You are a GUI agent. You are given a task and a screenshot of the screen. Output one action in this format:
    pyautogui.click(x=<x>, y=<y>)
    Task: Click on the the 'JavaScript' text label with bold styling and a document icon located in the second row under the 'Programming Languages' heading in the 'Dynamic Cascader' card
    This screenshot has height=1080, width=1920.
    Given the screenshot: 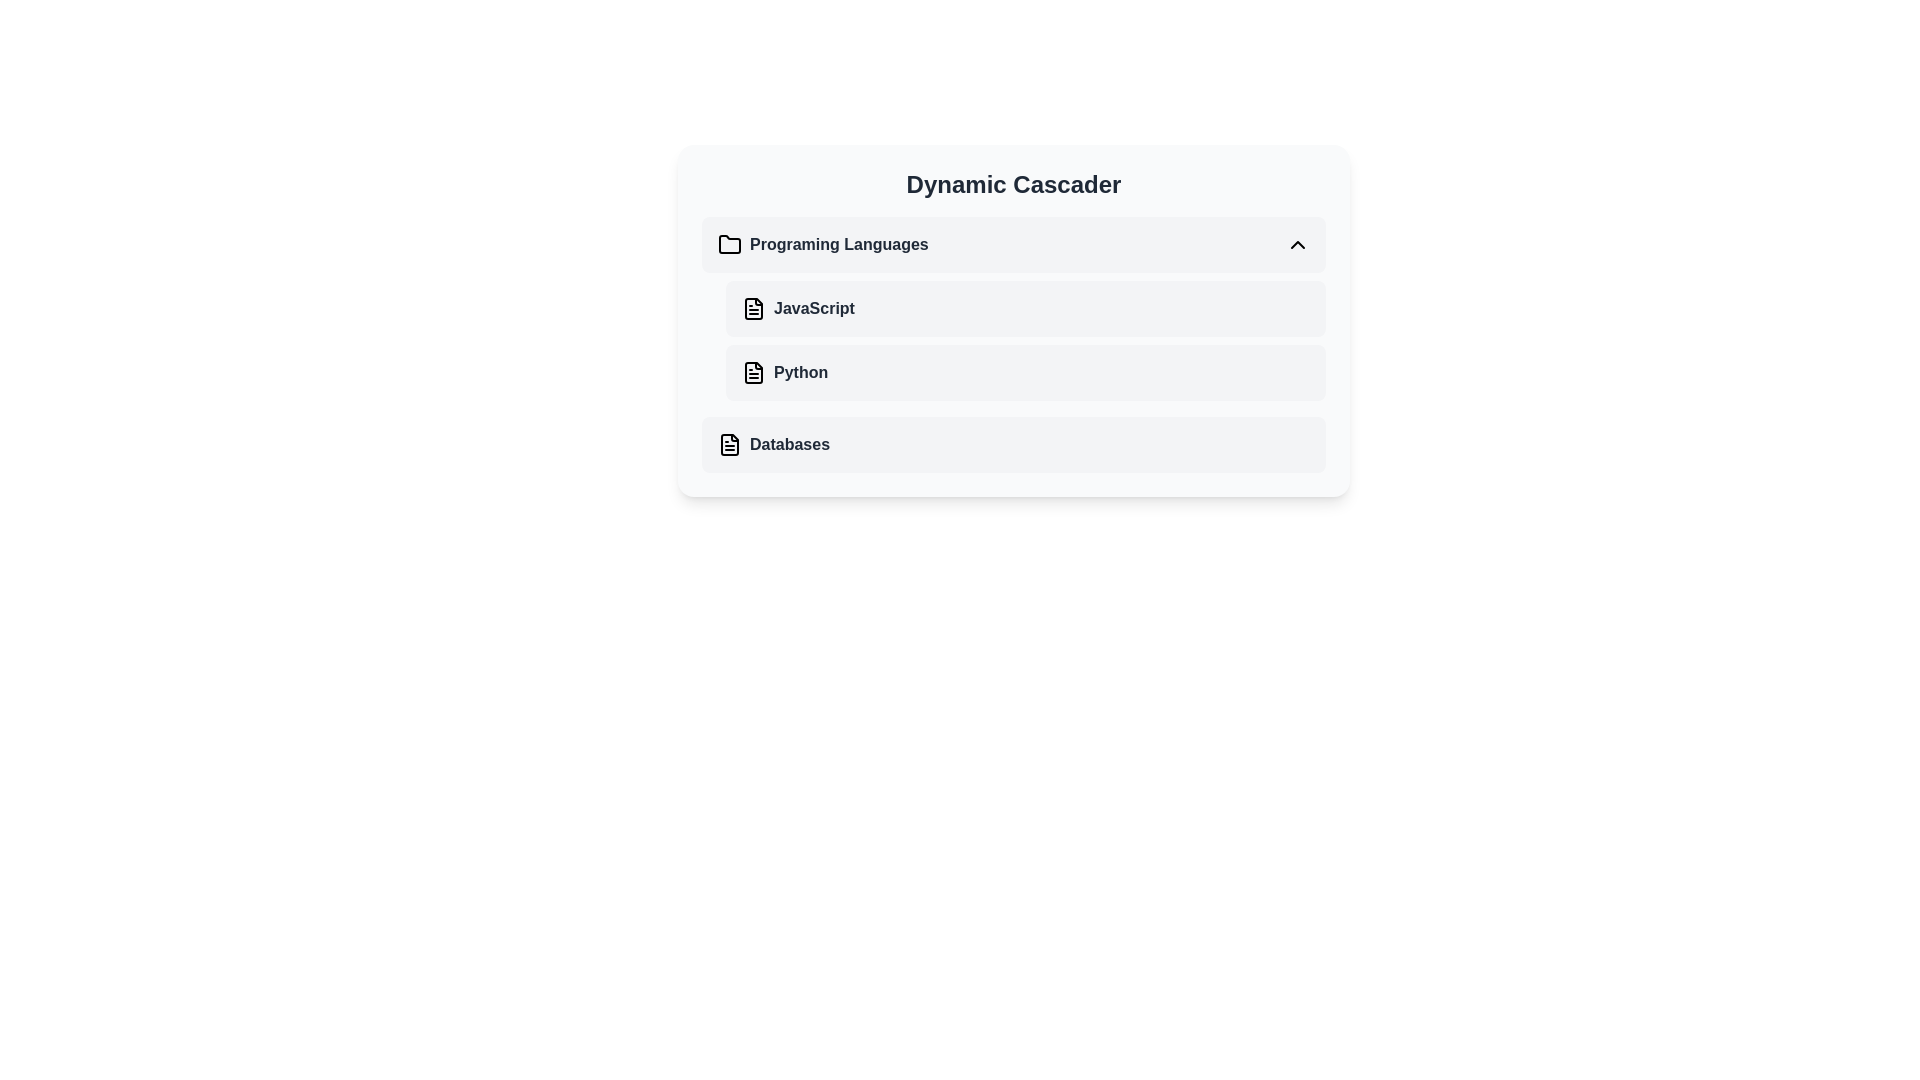 What is the action you would take?
    pyautogui.click(x=797, y=308)
    